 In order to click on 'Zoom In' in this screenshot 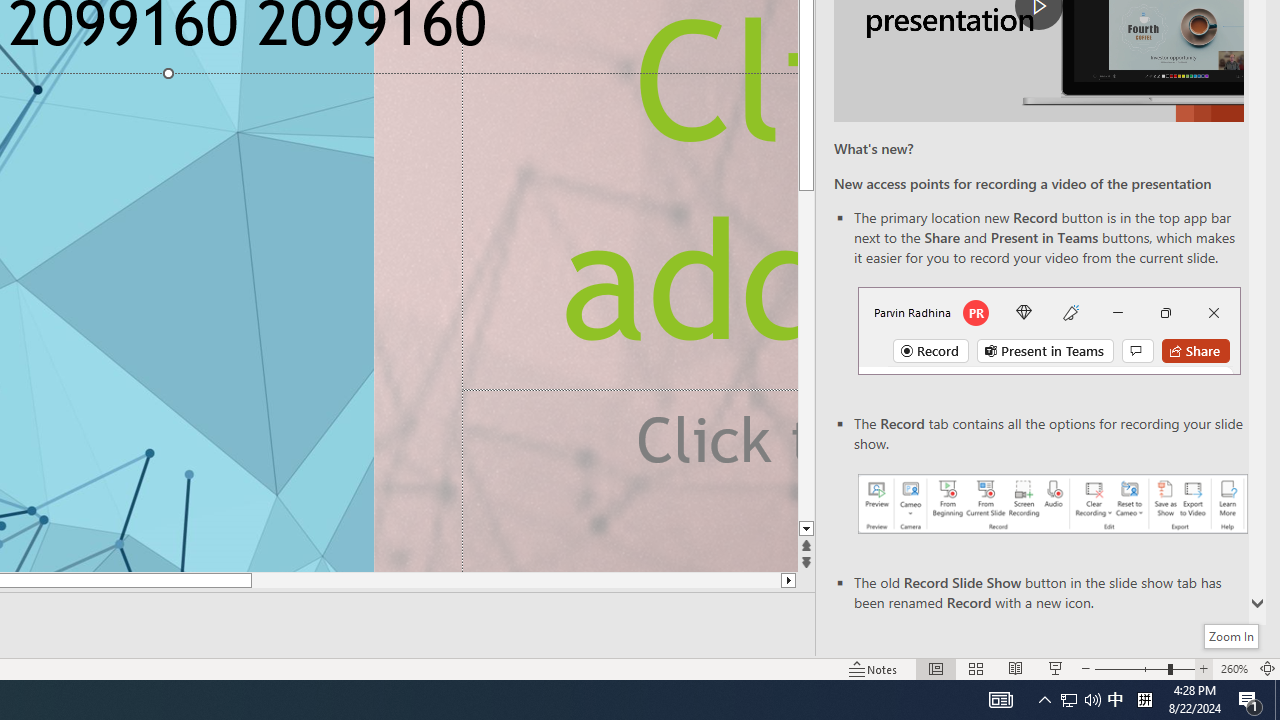, I will do `click(1231, 636)`.